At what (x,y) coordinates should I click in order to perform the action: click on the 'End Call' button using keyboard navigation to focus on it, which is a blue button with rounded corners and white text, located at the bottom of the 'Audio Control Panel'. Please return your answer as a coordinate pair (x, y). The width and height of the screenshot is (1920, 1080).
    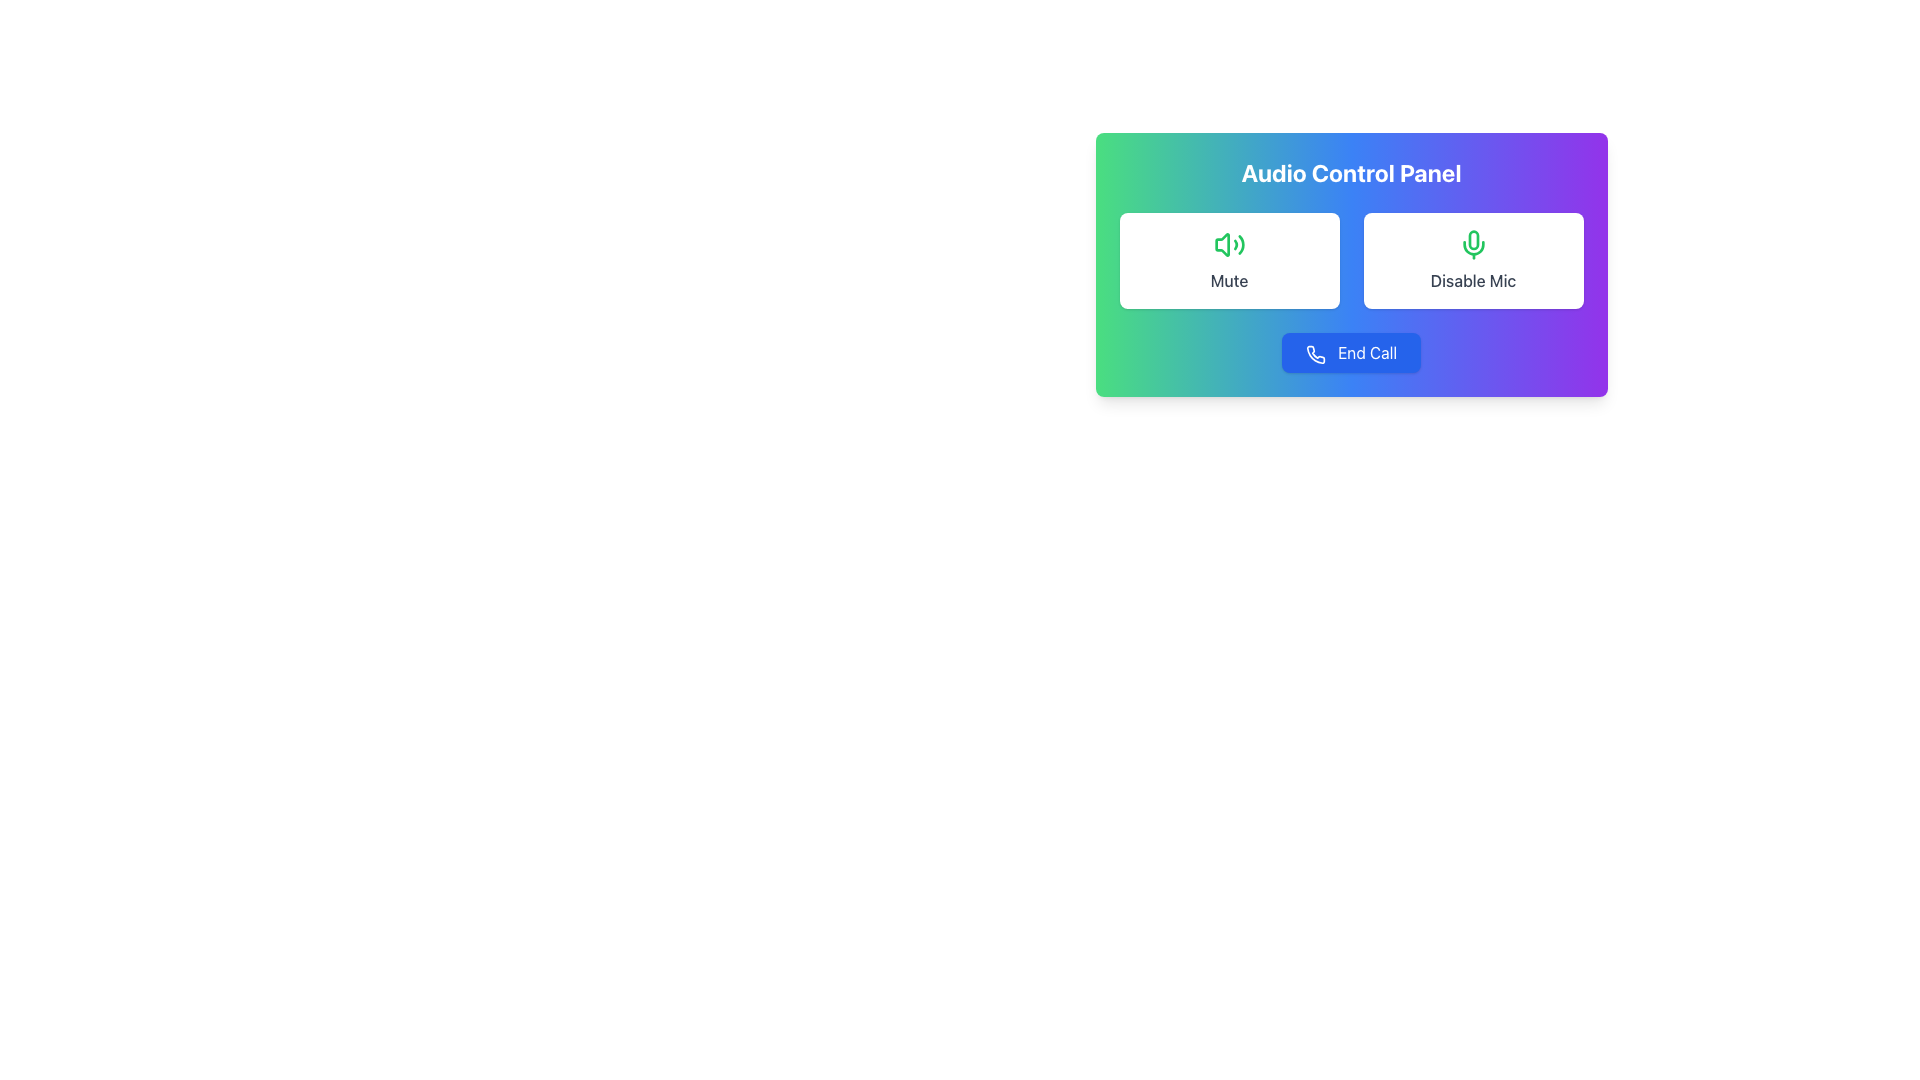
    Looking at the image, I should click on (1351, 352).